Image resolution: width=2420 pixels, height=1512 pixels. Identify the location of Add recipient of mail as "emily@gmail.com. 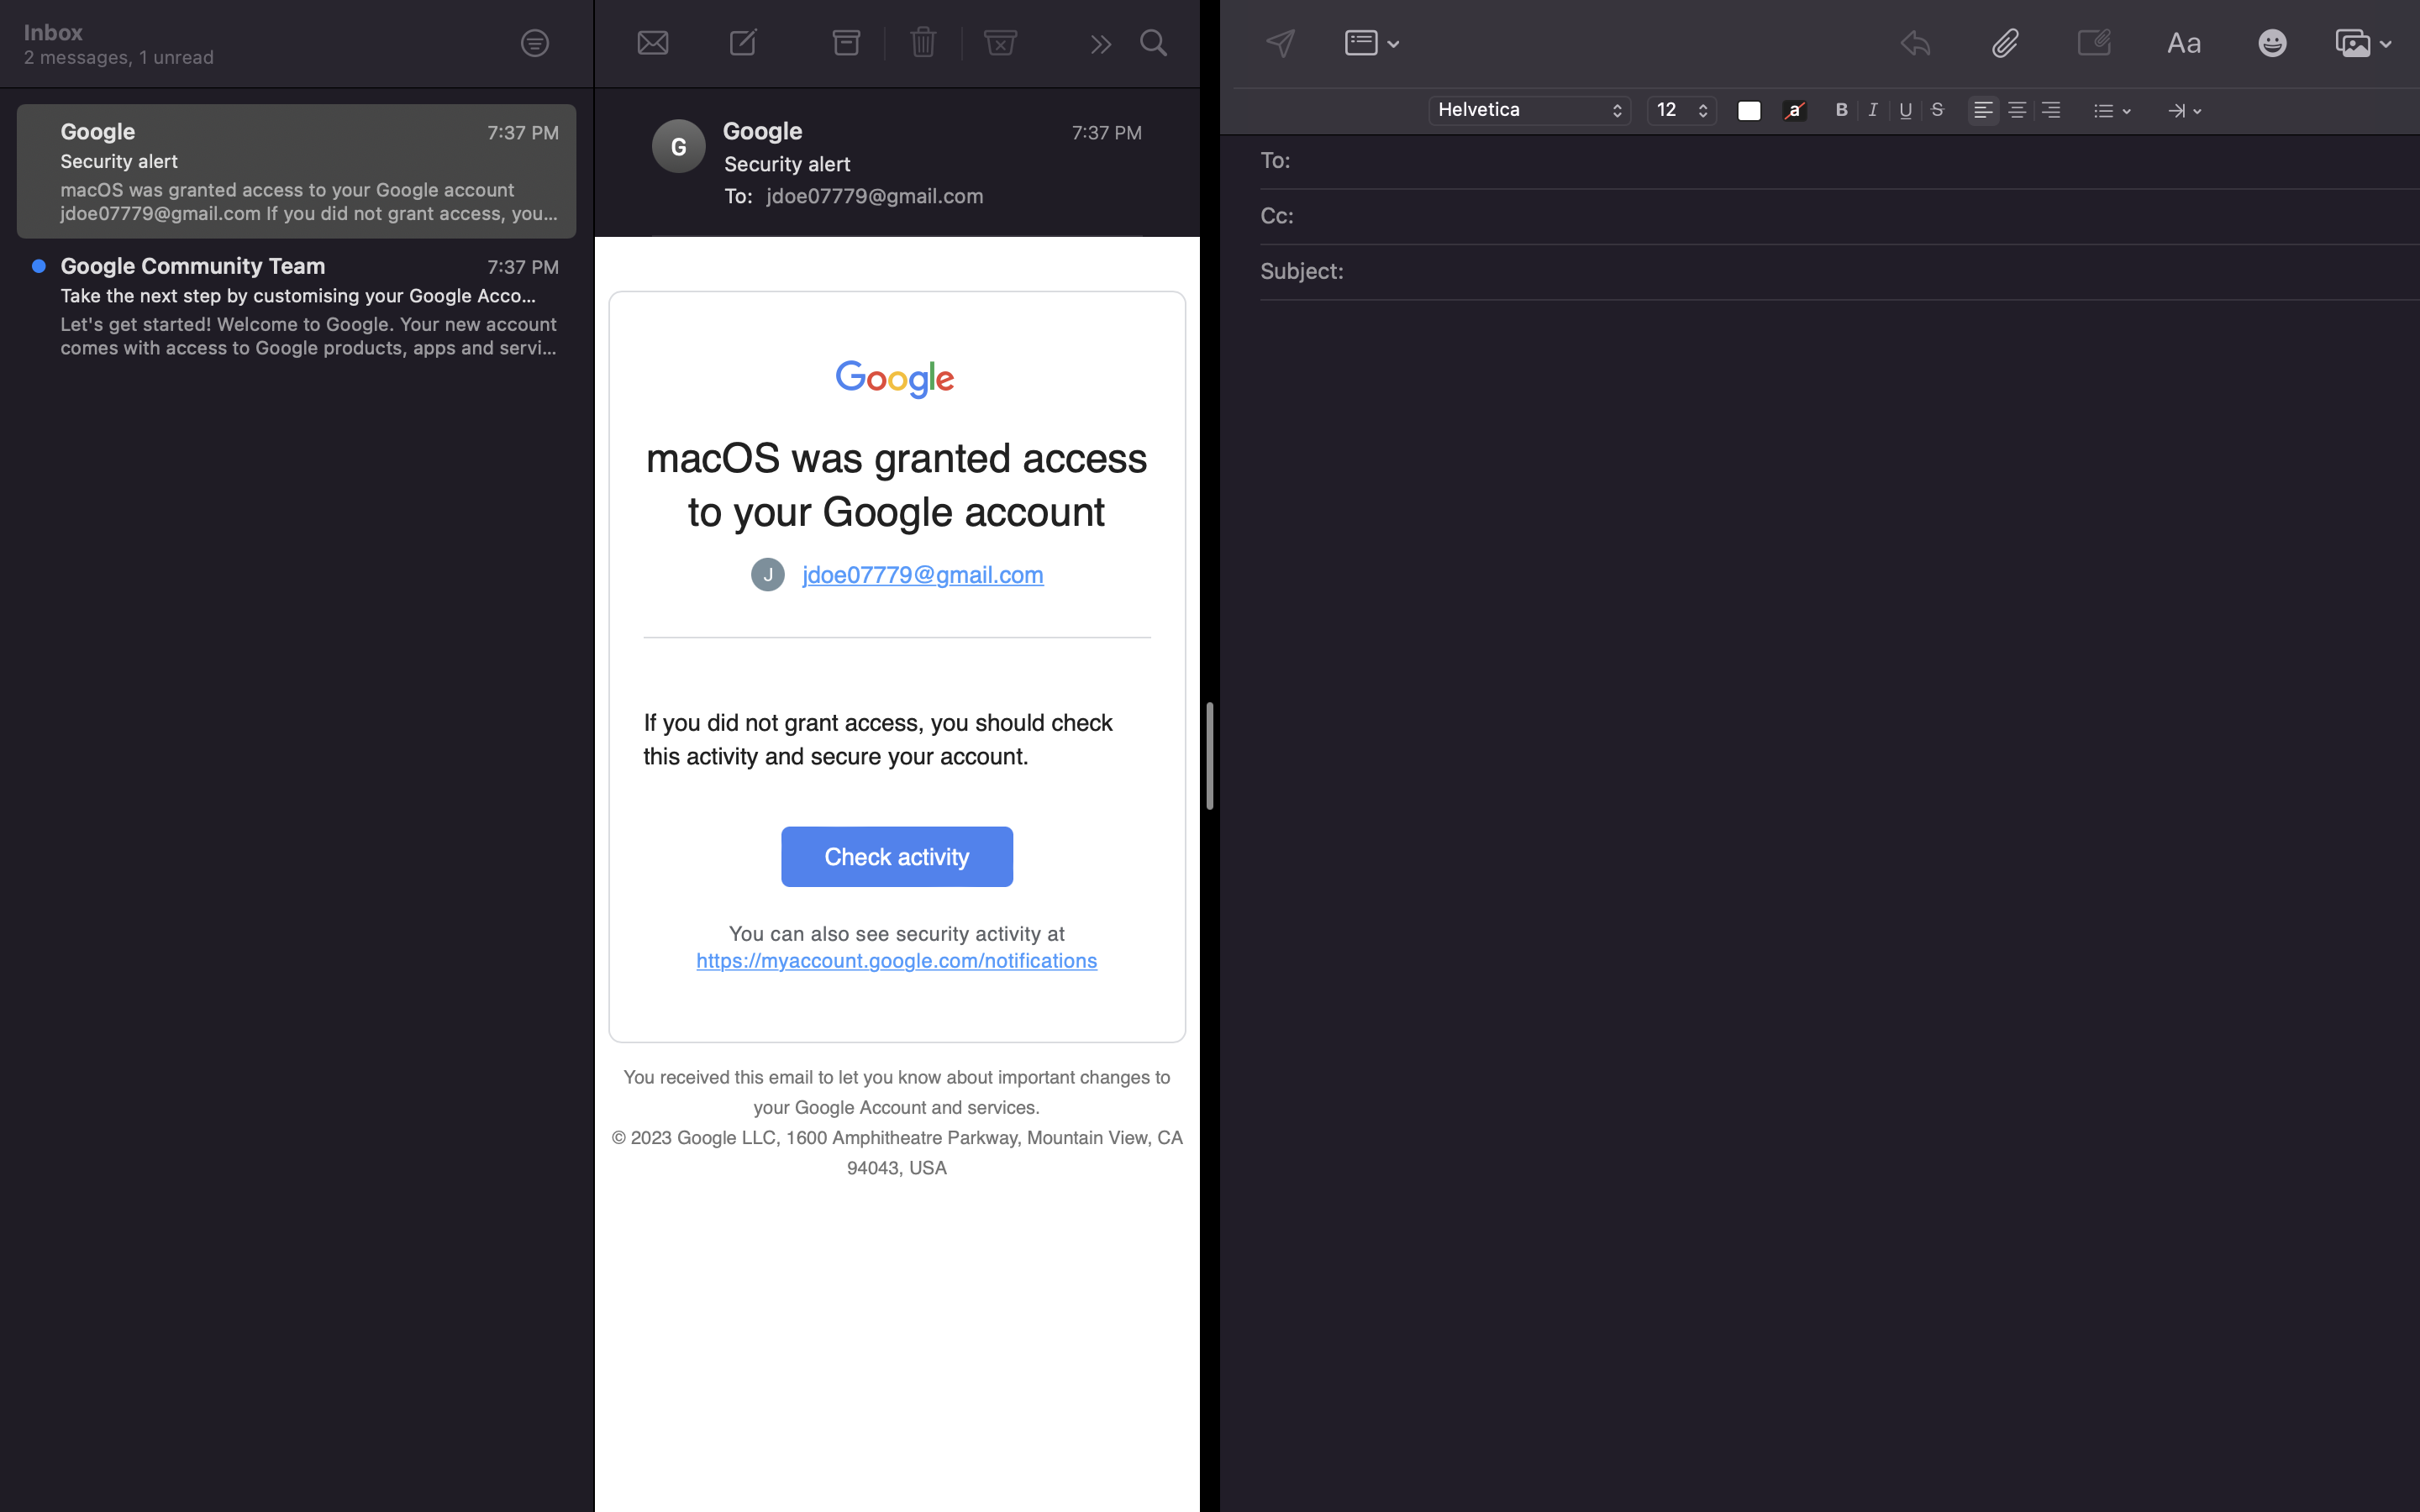
(1854, 162).